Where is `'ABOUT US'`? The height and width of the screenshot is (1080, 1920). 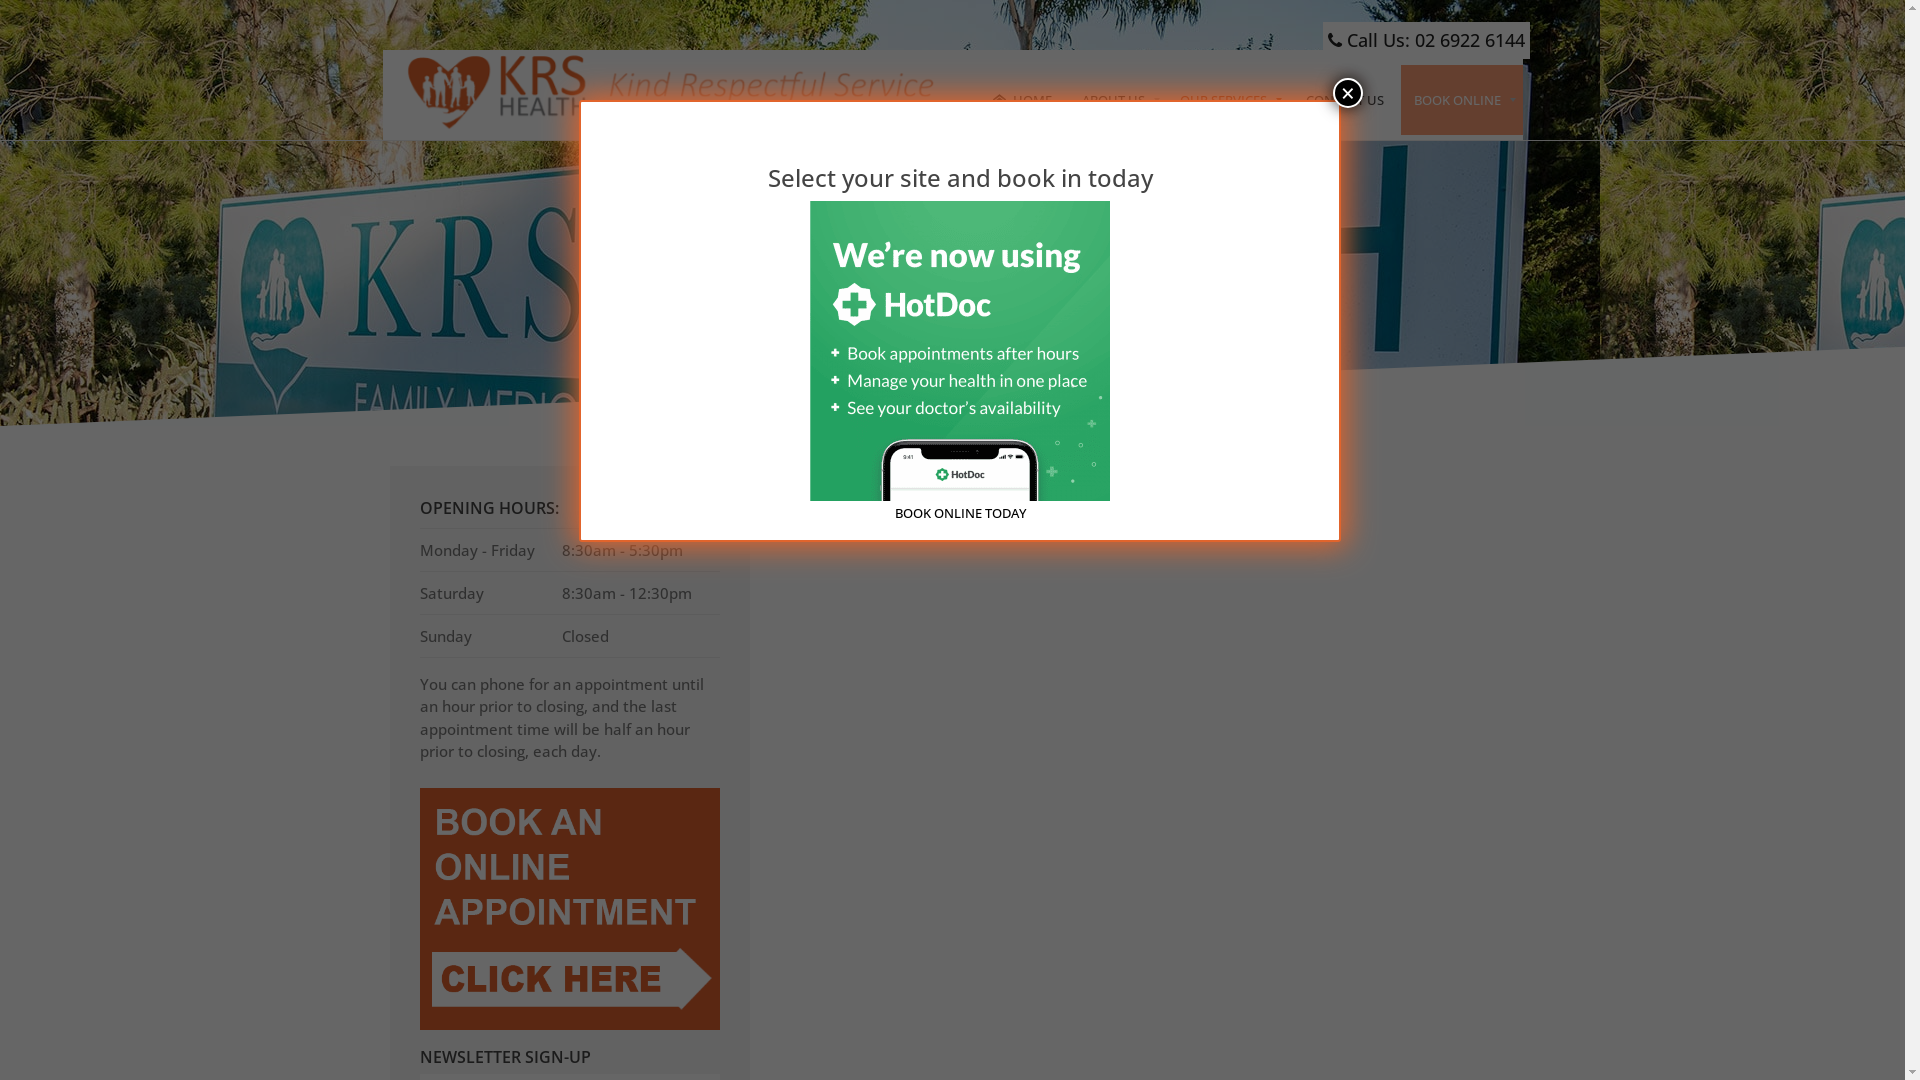
'ABOUT US' is located at coordinates (1116, 100).